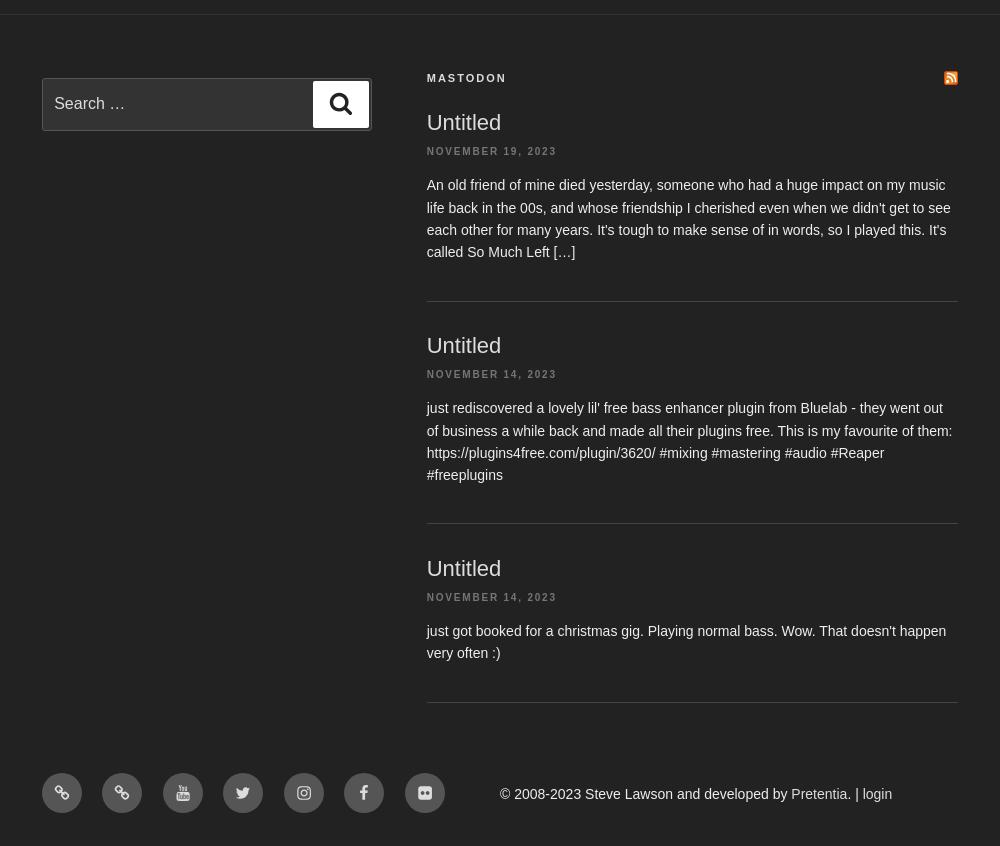 The image size is (1000, 846). I want to click on 'Mastodon', so click(465, 78).